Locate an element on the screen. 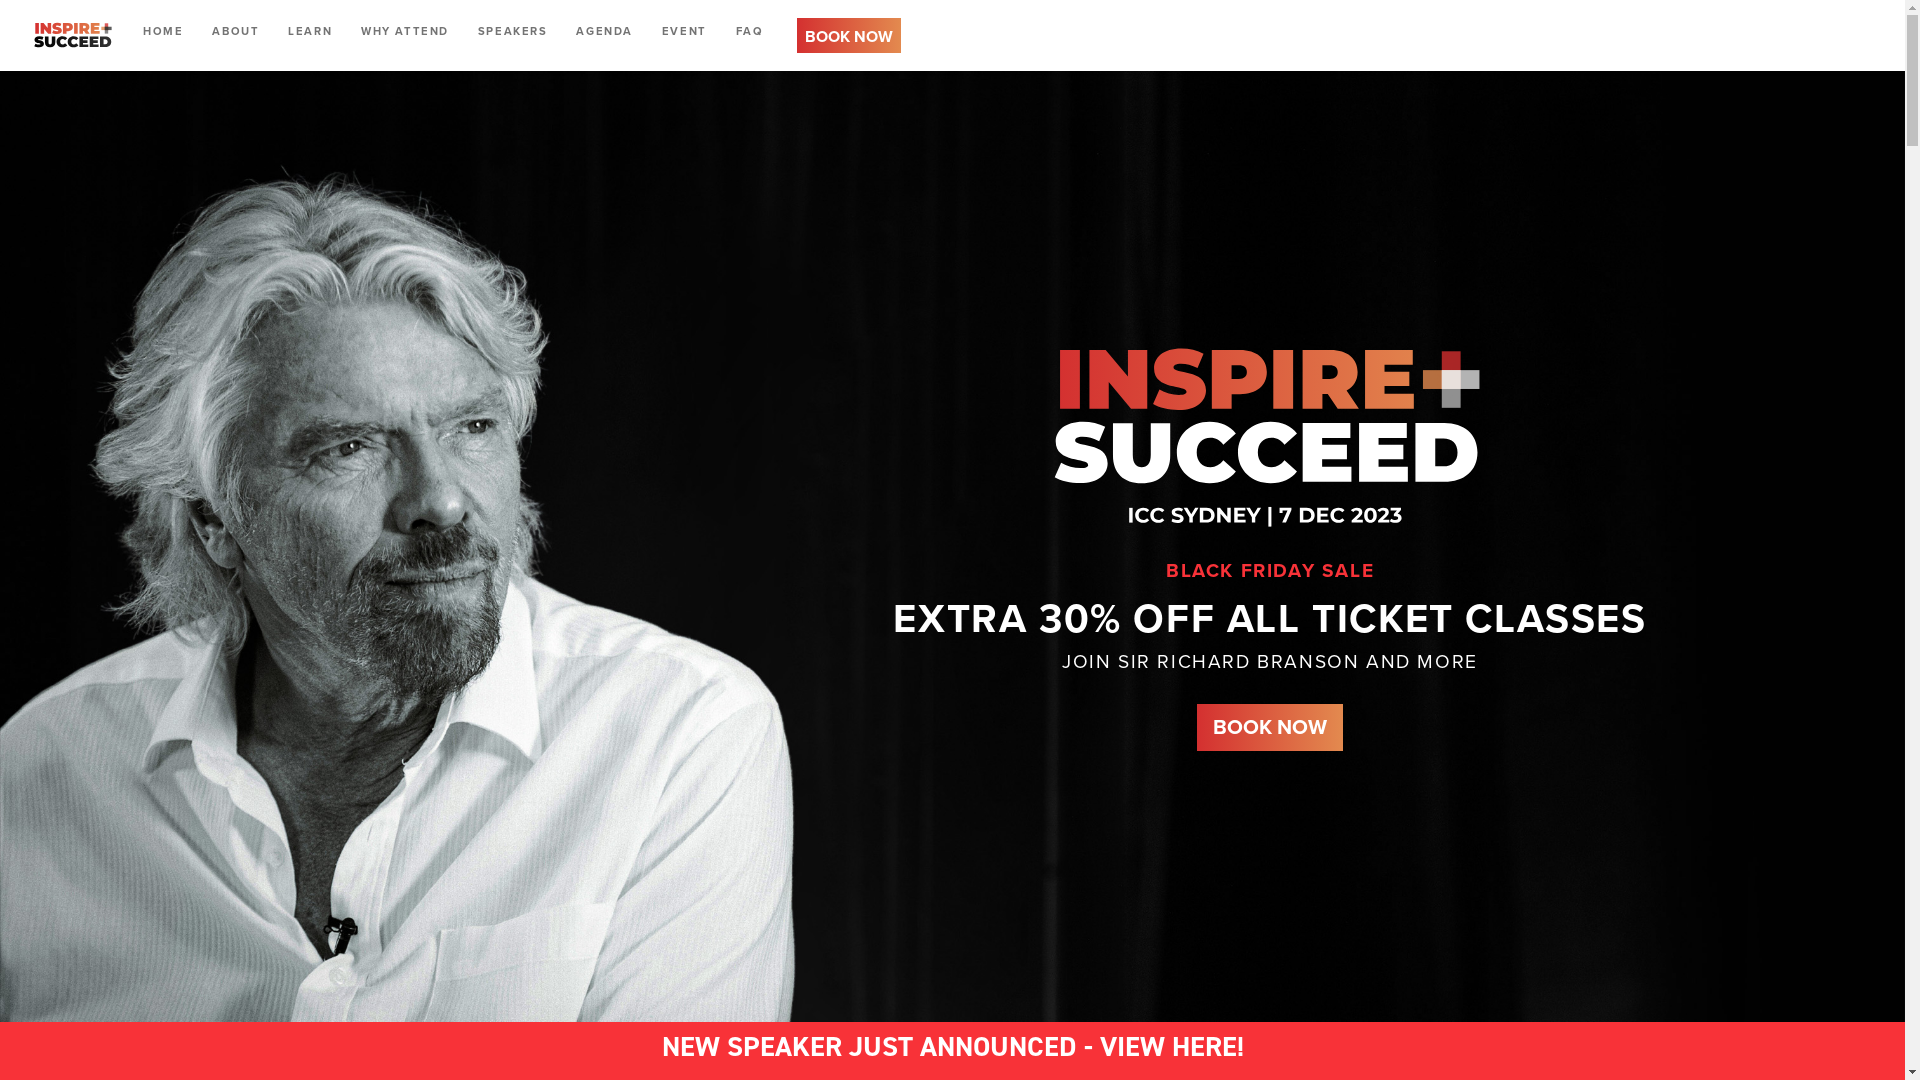 The image size is (1920, 1080). 'FAQ' is located at coordinates (748, 30).